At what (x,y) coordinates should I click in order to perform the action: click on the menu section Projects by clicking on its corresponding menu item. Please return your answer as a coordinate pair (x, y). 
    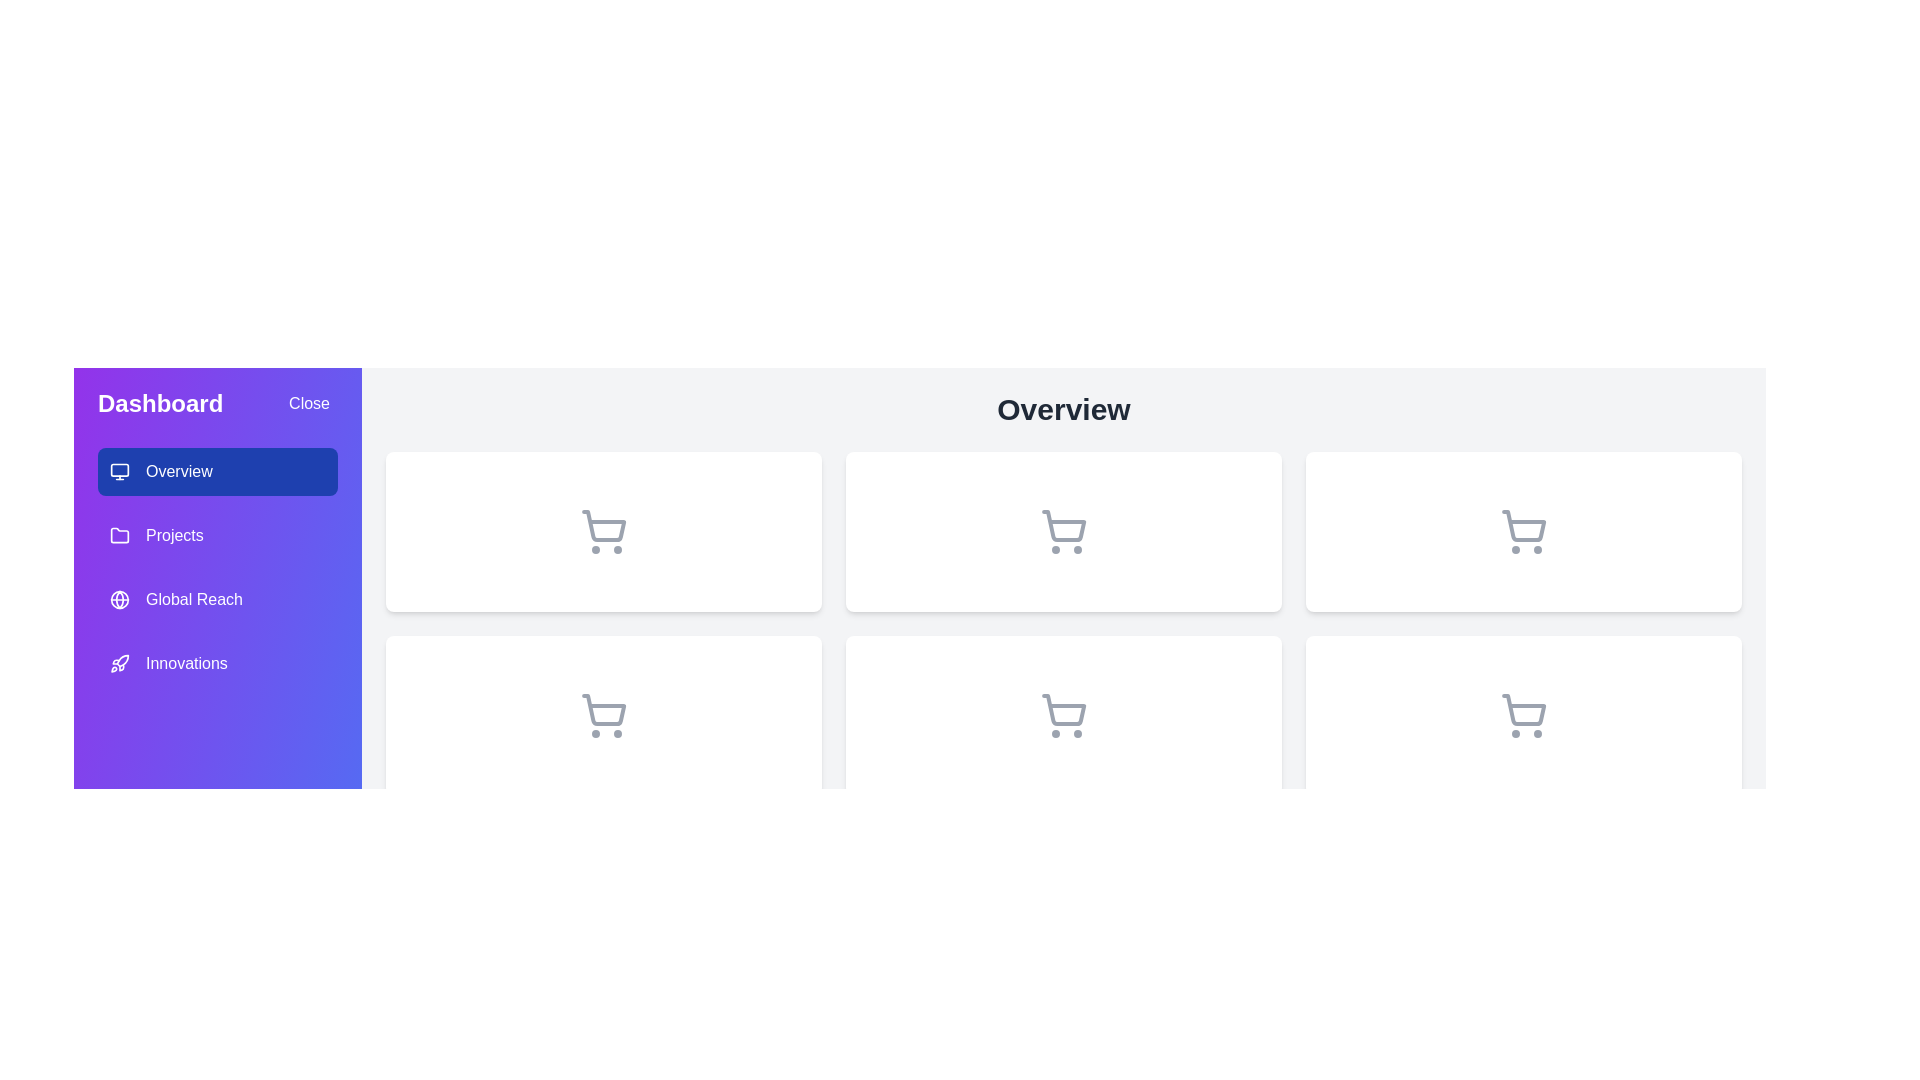
    Looking at the image, I should click on (217, 535).